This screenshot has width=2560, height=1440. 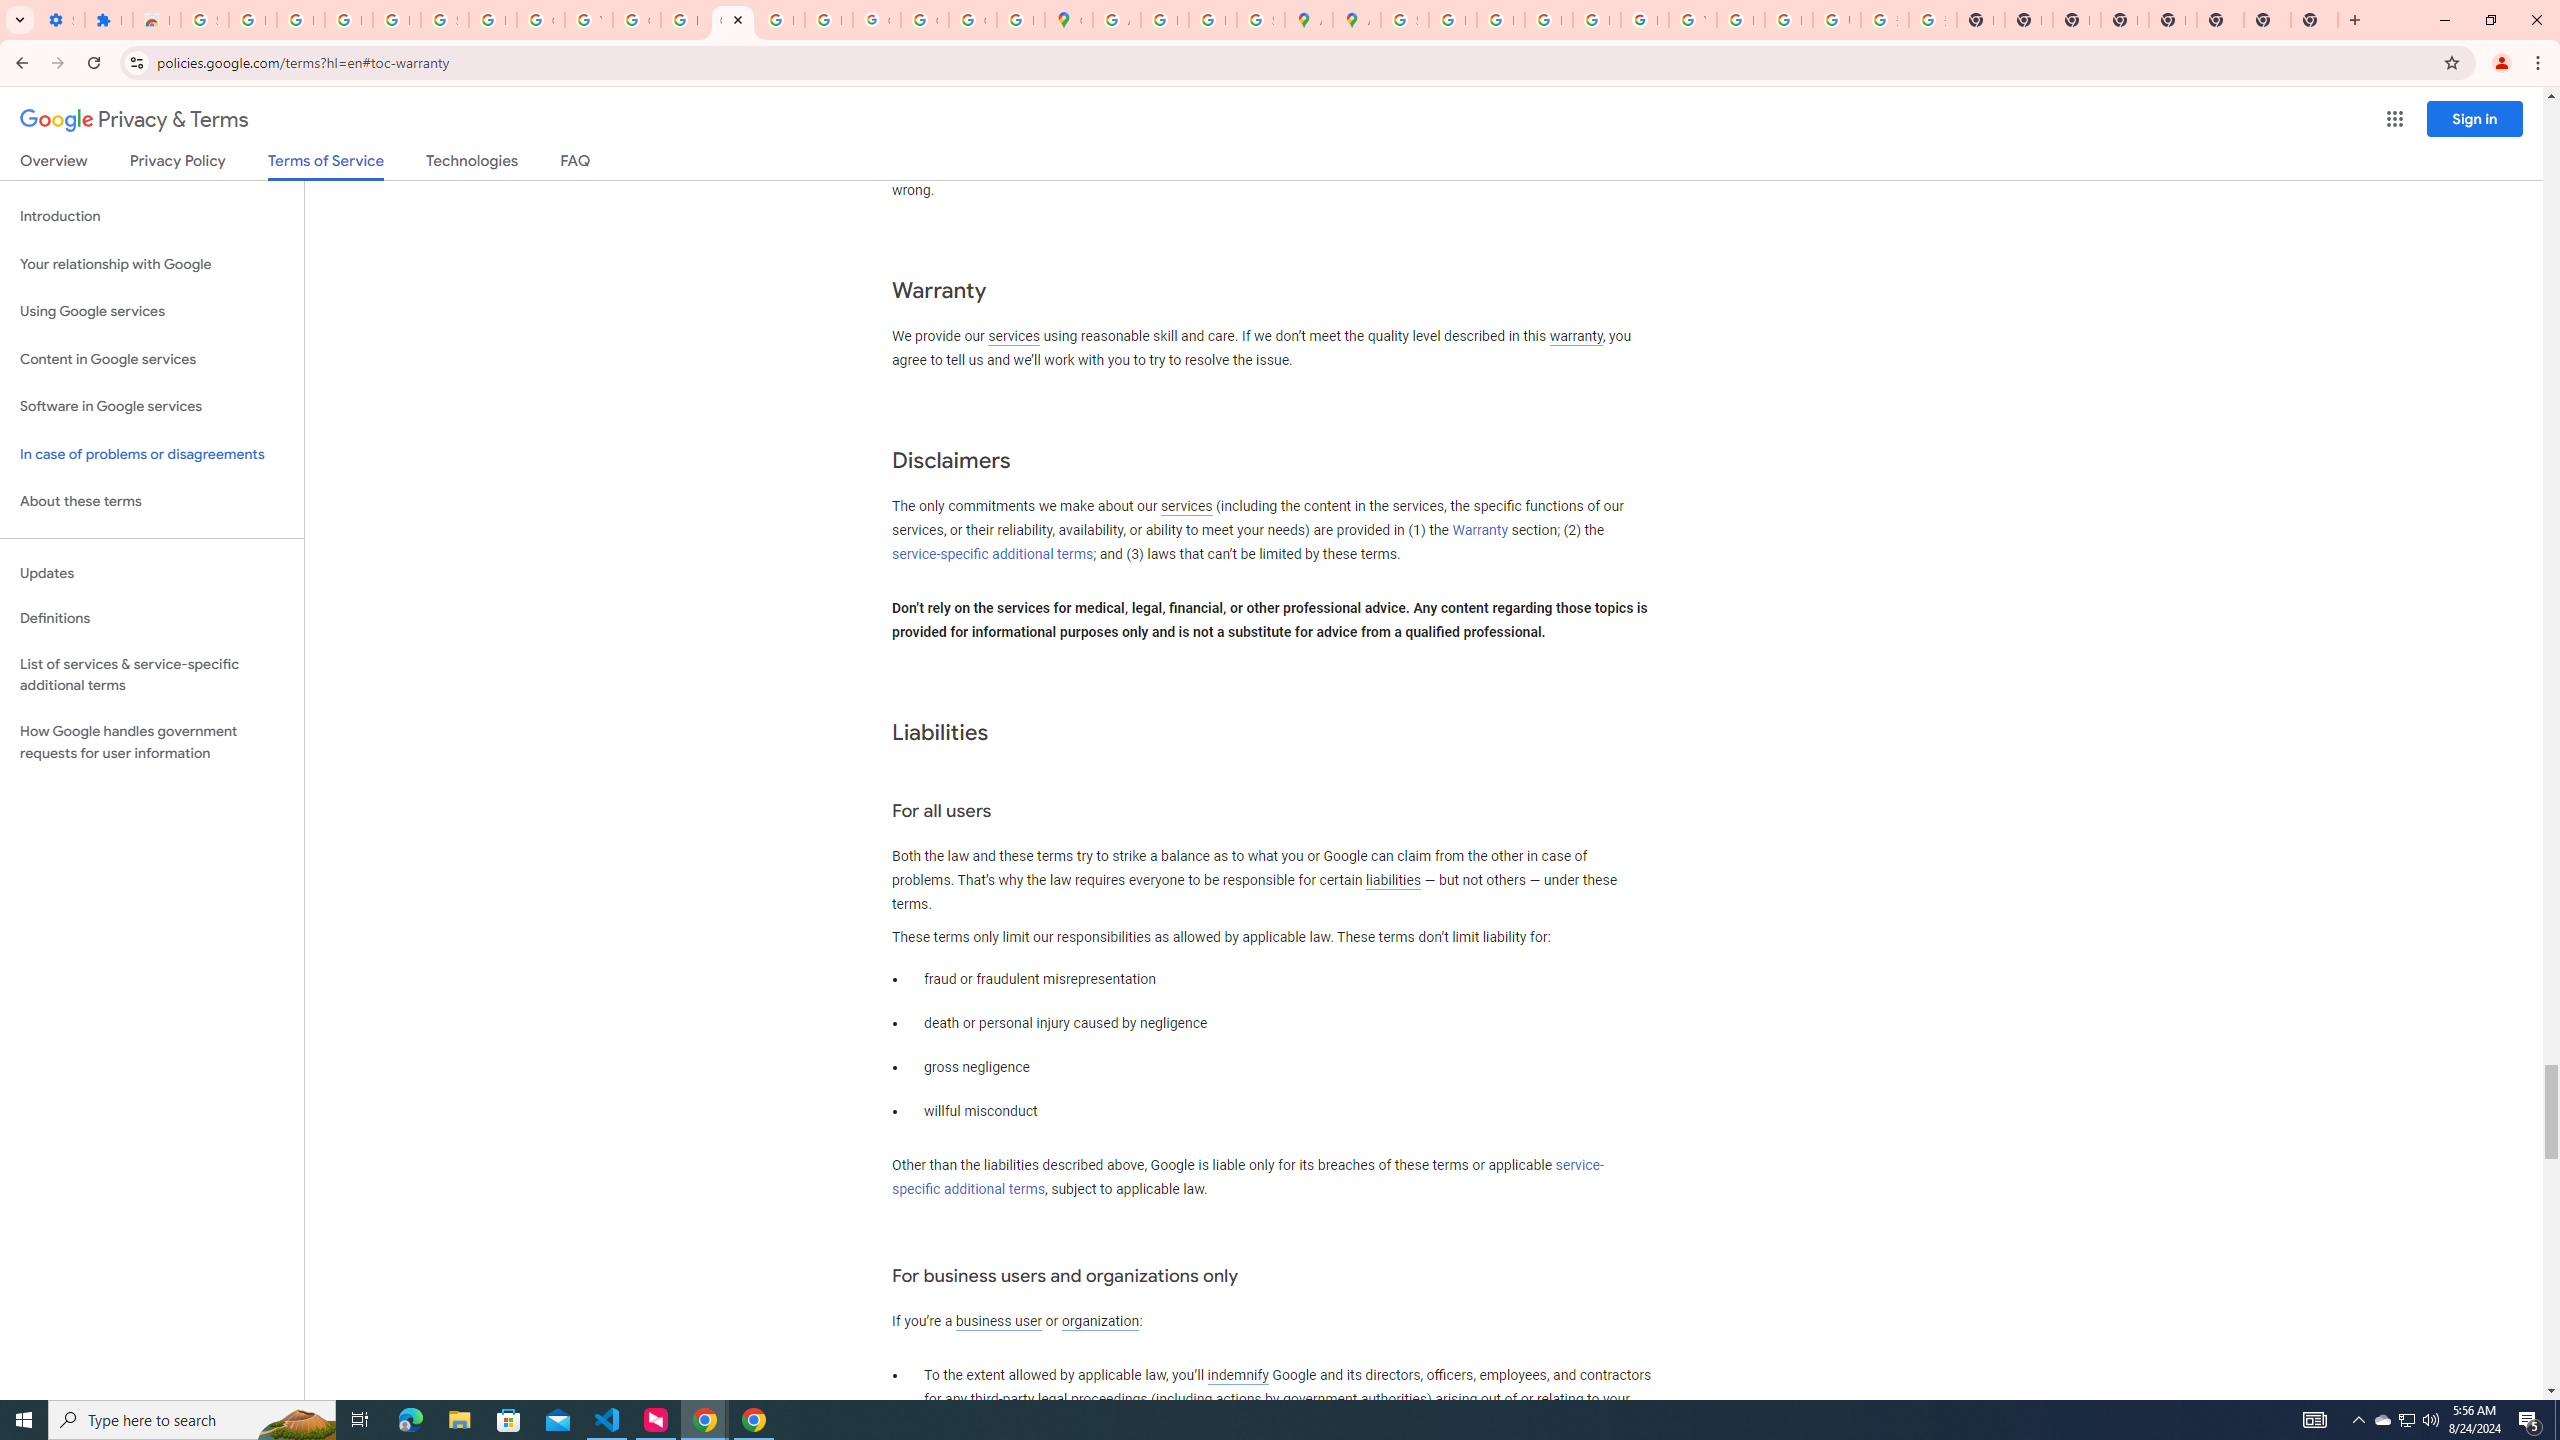 What do you see at coordinates (1574, 337) in the screenshot?
I see `'warranty'` at bounding box center [1574, 337].